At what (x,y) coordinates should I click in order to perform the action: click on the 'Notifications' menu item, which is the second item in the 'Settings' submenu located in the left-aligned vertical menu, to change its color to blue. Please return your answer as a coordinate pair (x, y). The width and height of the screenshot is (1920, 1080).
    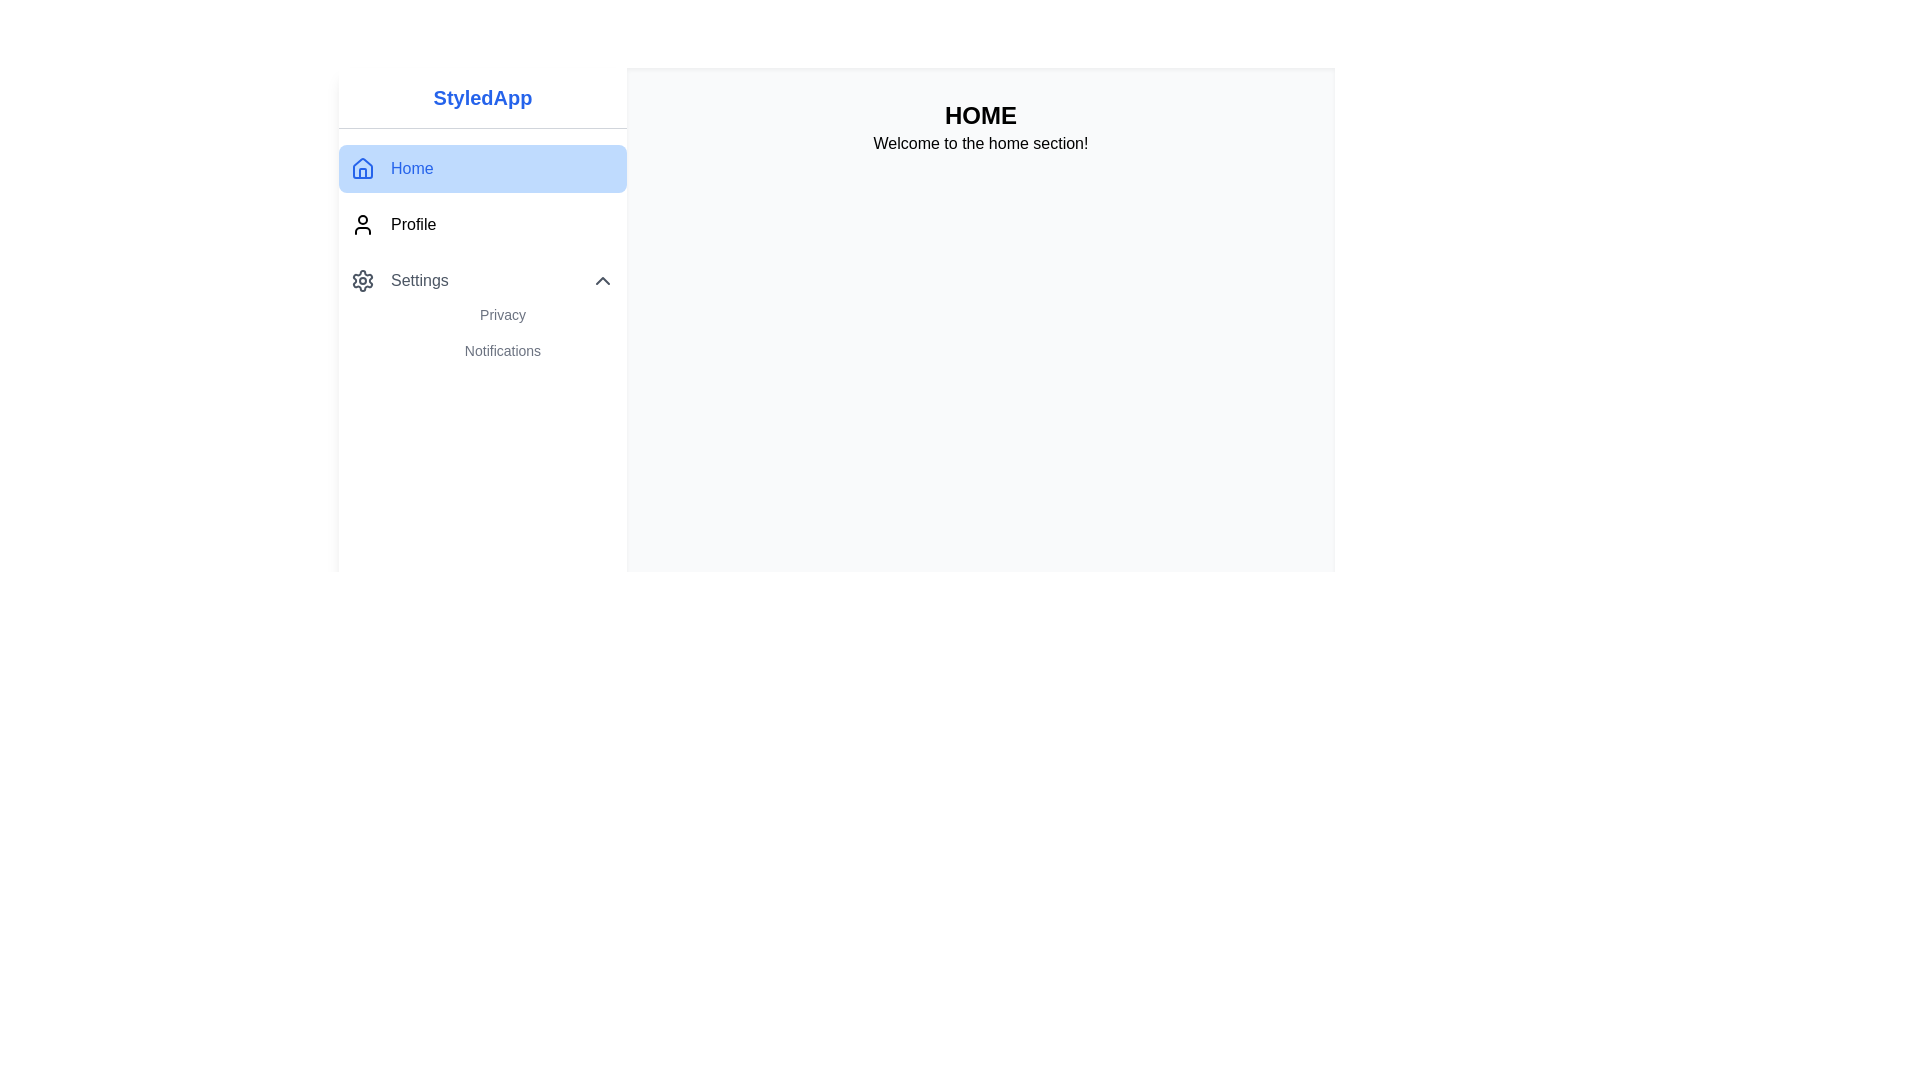
    Looking at the image, I should click on (503, 350).